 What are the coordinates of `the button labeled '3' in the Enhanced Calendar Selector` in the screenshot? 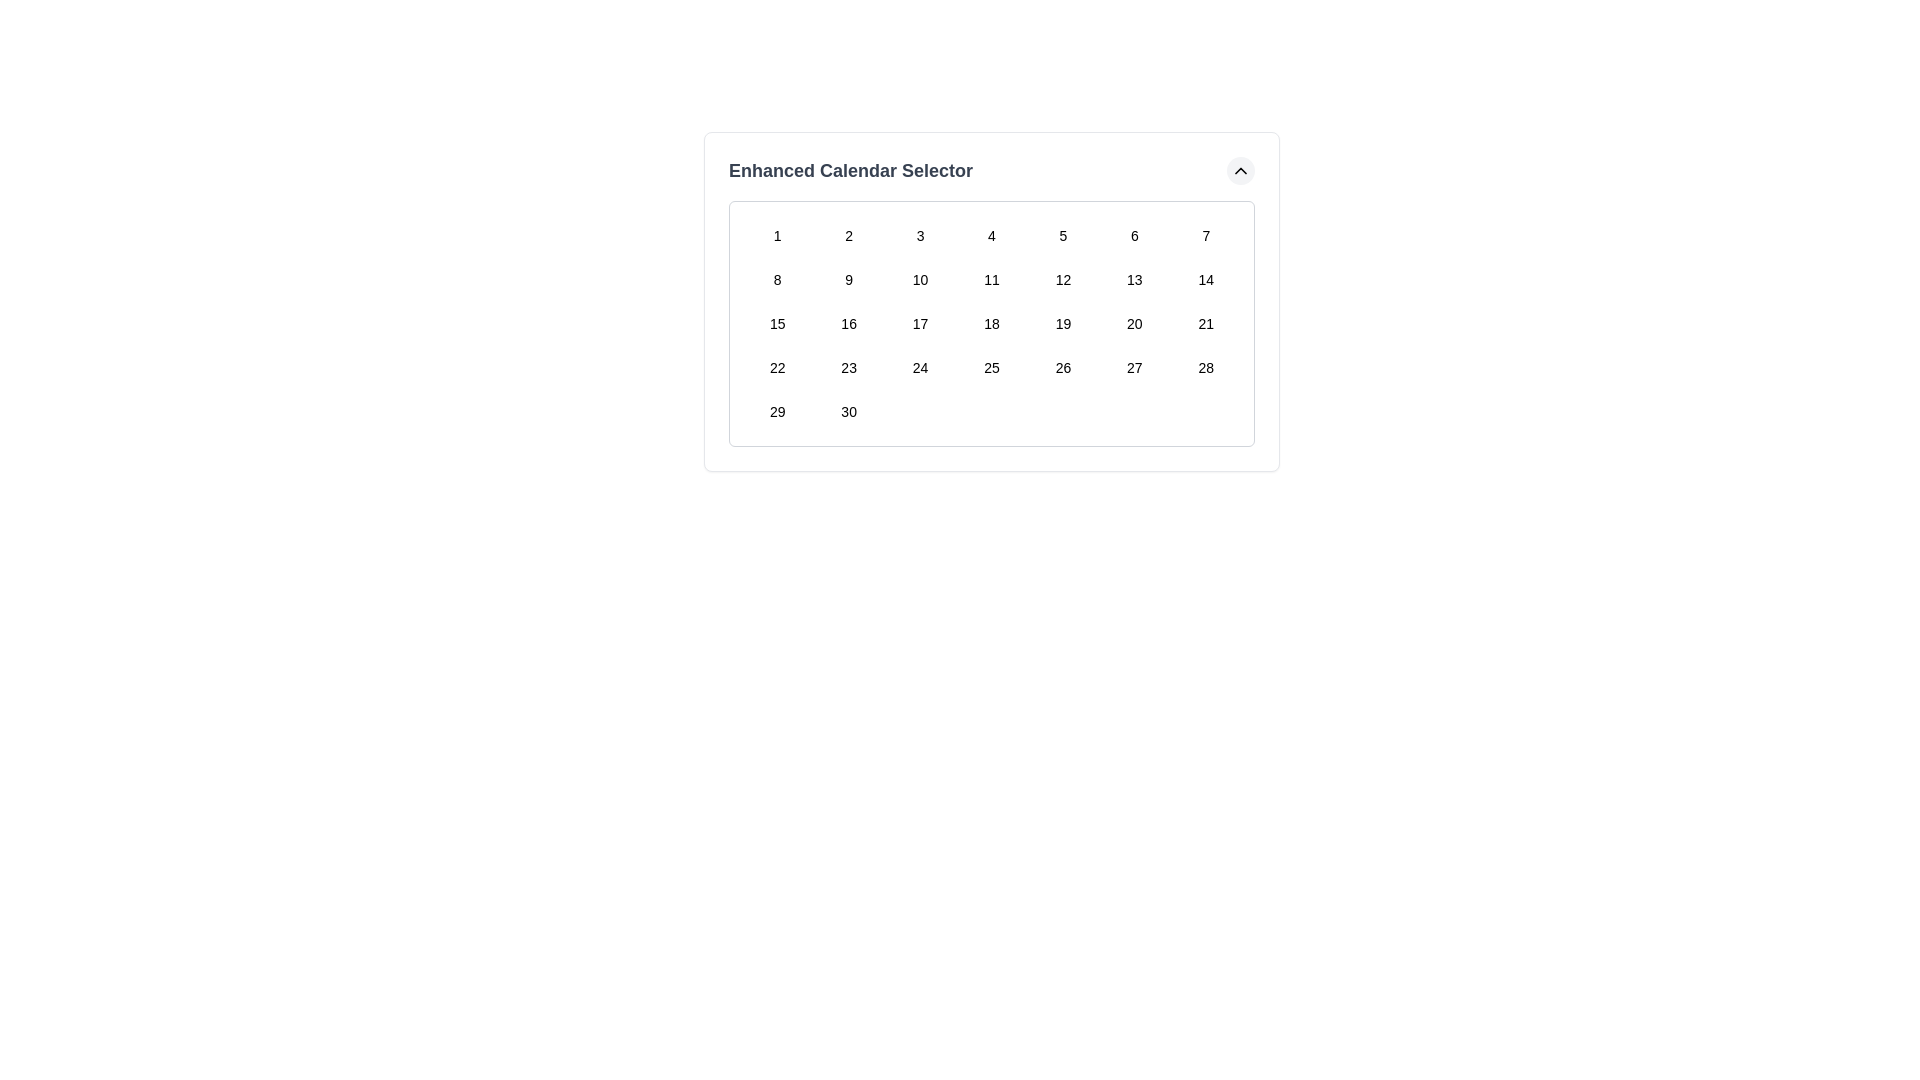 It's located at (919, 234).